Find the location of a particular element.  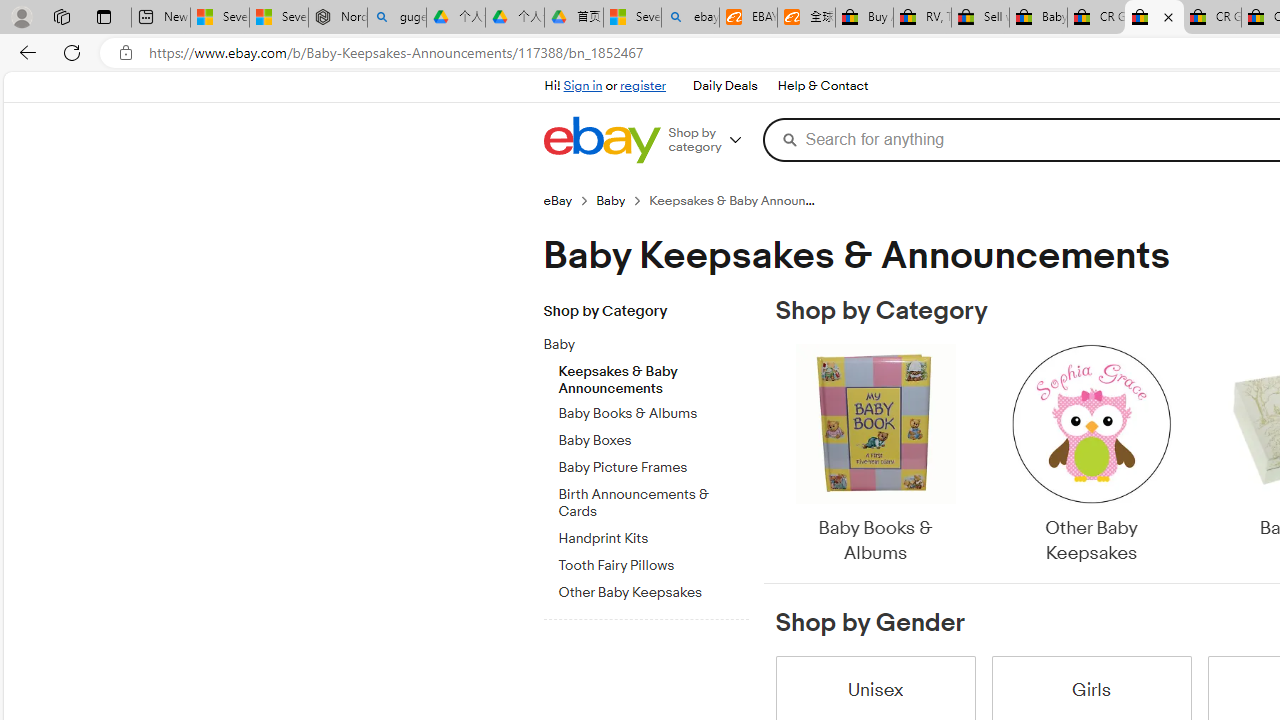

'ebay - Search' is located at coordinates (690, 17).